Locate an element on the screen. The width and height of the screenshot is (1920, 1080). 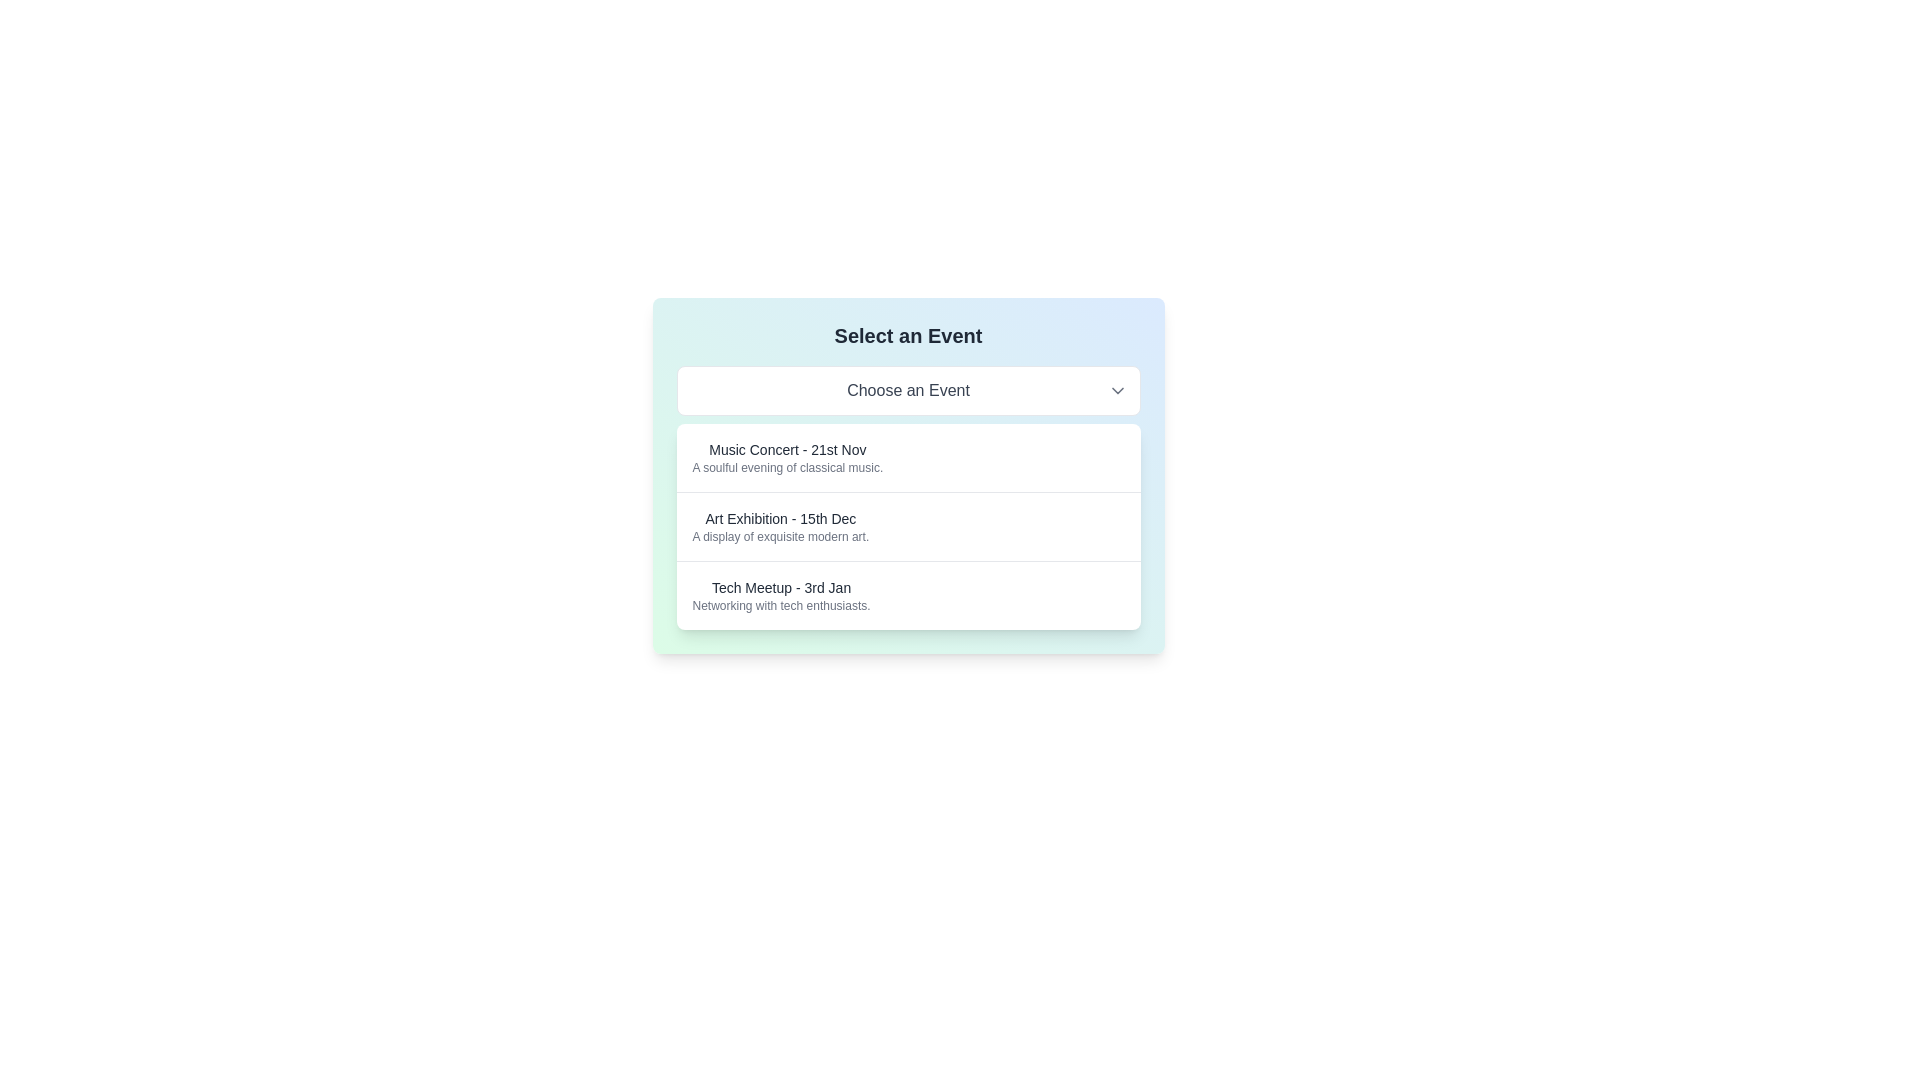
the first entry in the vertical list of event options under the 'Select an Event' dropdown menu is located at coordinates (786, 458).